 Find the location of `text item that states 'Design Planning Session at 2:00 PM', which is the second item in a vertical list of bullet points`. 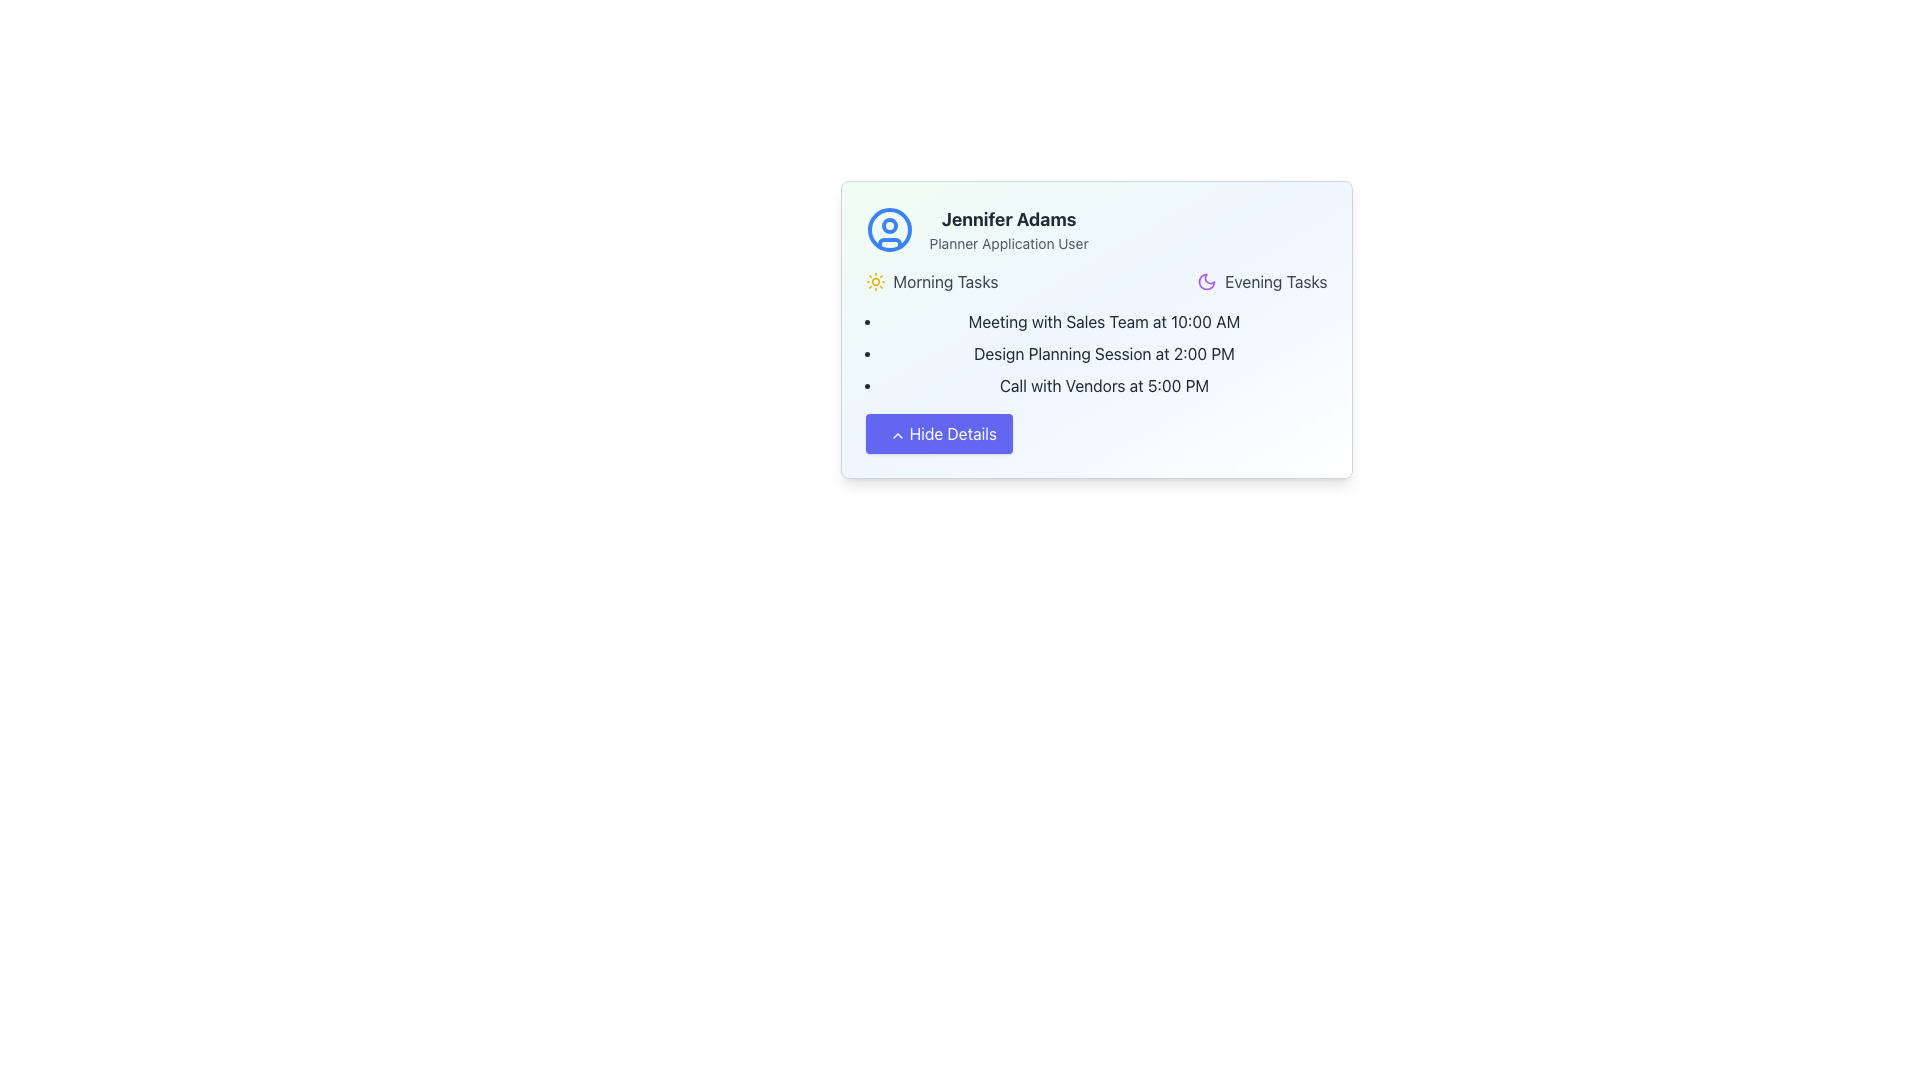

text item that states 'Design Planning Session at 2:00 PM', which is the second item in a vertical list of bullet points is located at coordinates (1103, 353).